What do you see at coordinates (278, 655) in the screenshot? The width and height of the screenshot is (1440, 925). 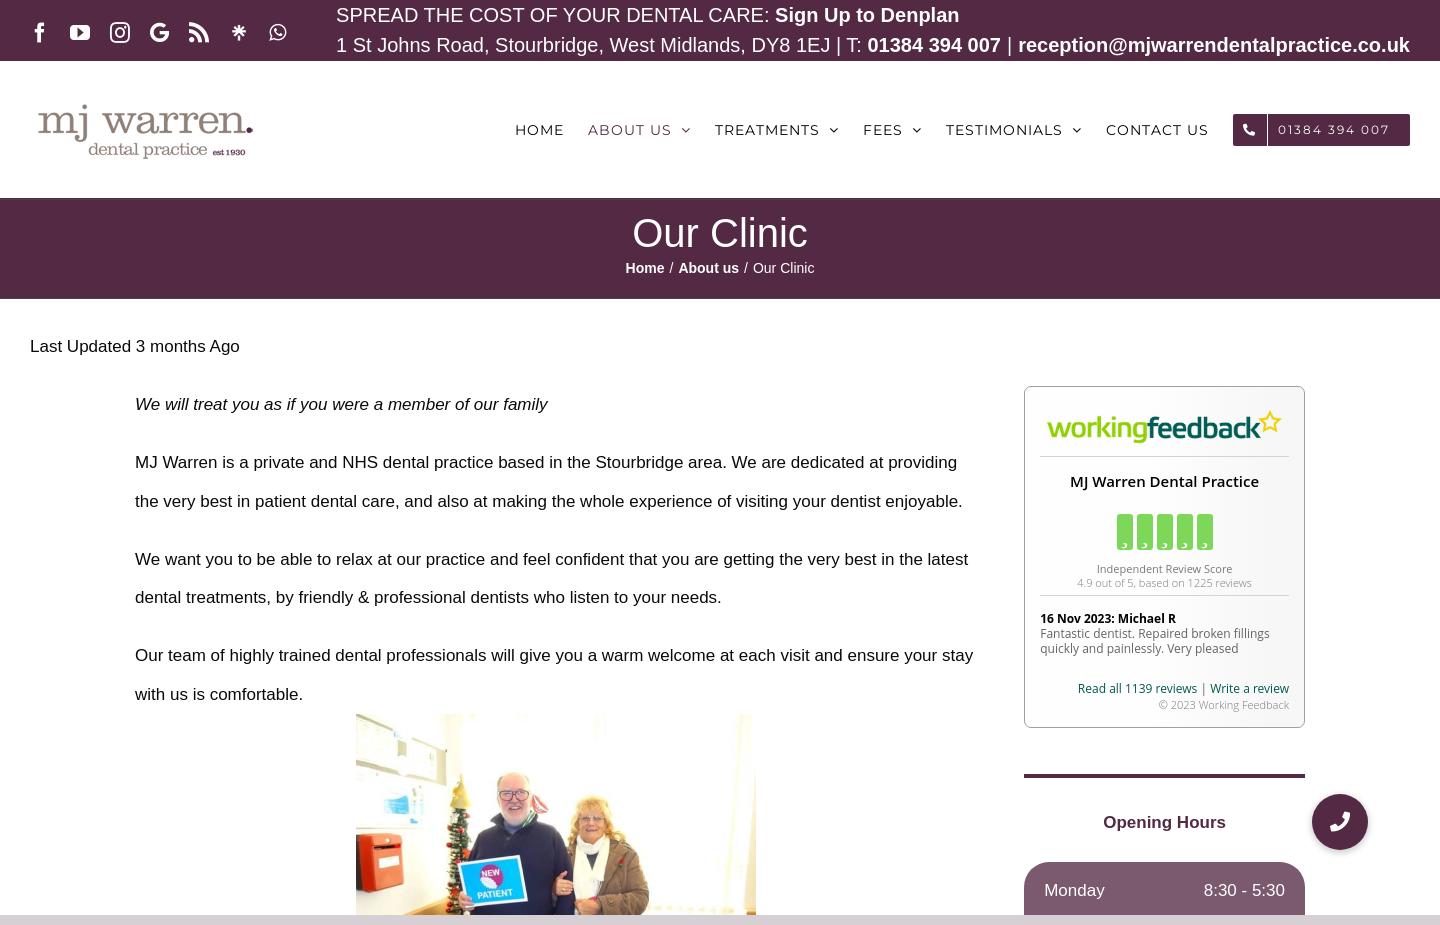 I see `'highly trained'` at bounding box center [278, 655].